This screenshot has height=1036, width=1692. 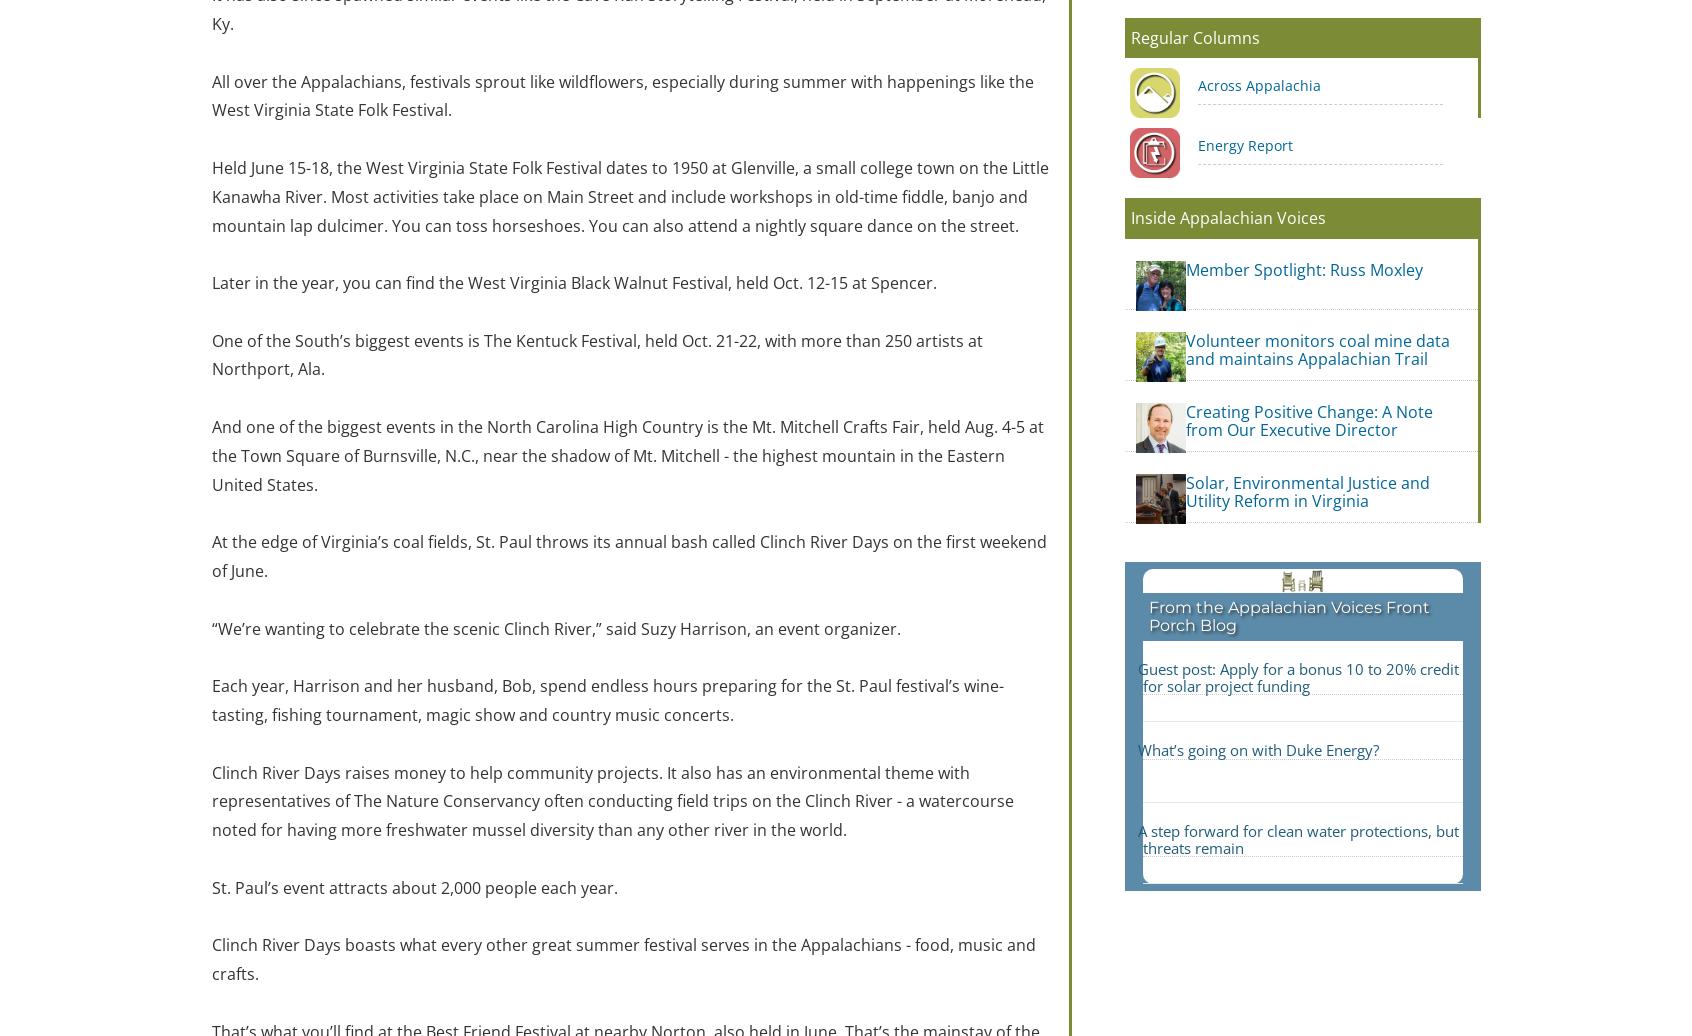 What do you see at coordinates (276, 45) in the screenshot?
I see `'Name'` at bounding box center [276, 45].